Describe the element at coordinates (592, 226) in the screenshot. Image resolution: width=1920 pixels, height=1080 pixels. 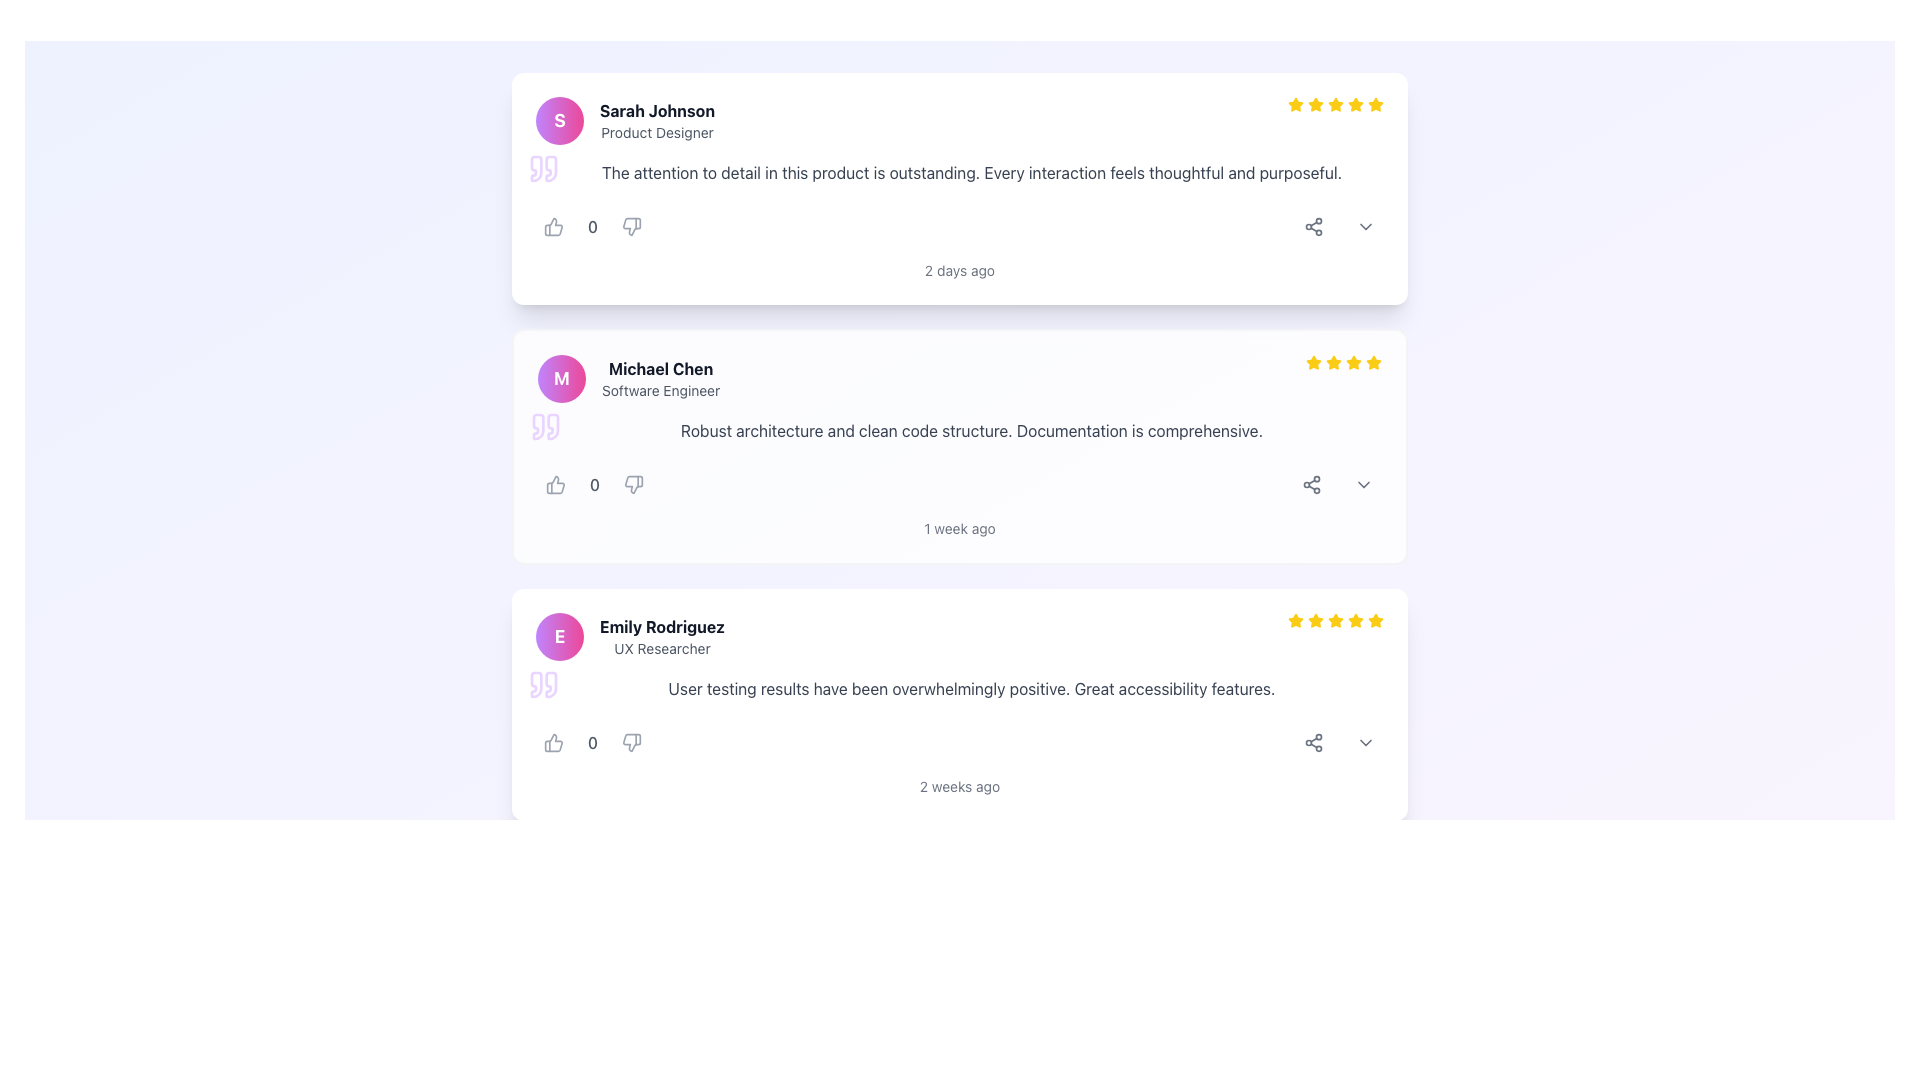
I see `the numeric display showing the value '0' in gray font` at that location.